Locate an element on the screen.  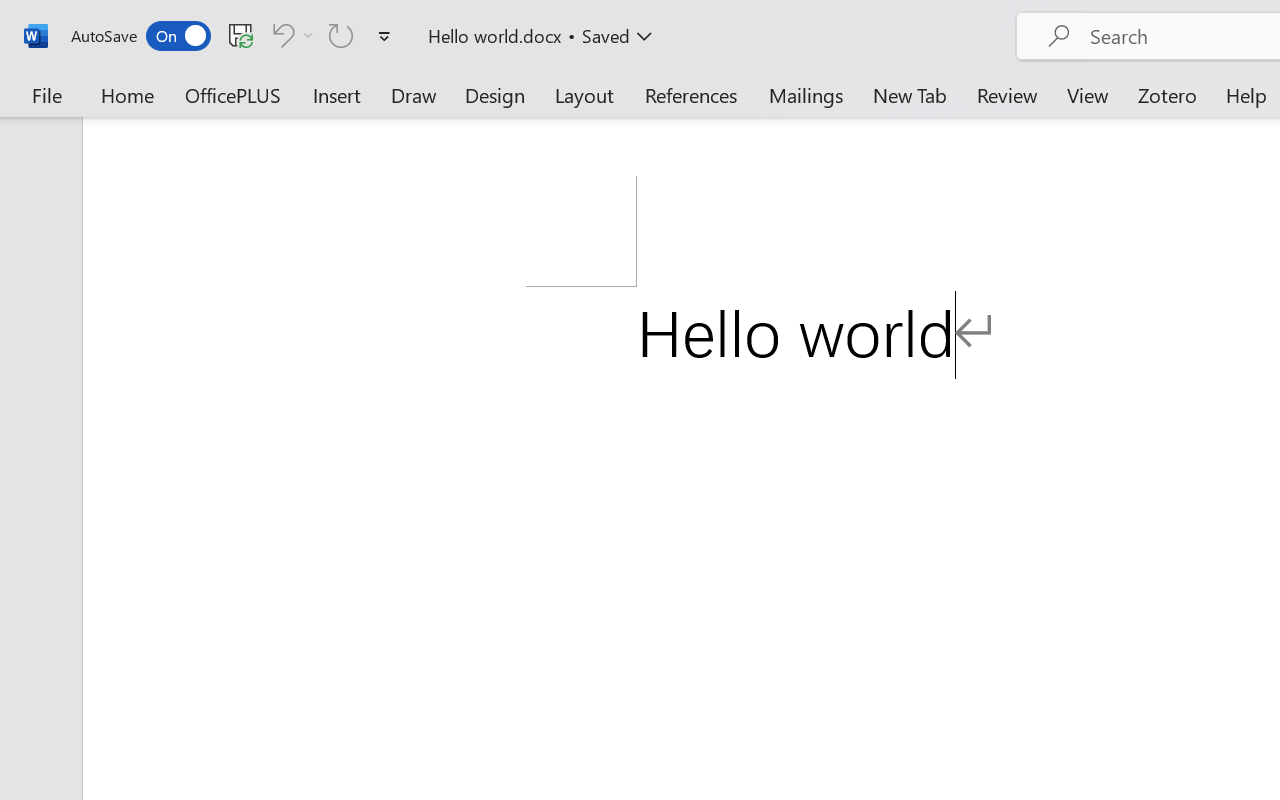
'Mailings' is located at coordinates (806, 94).